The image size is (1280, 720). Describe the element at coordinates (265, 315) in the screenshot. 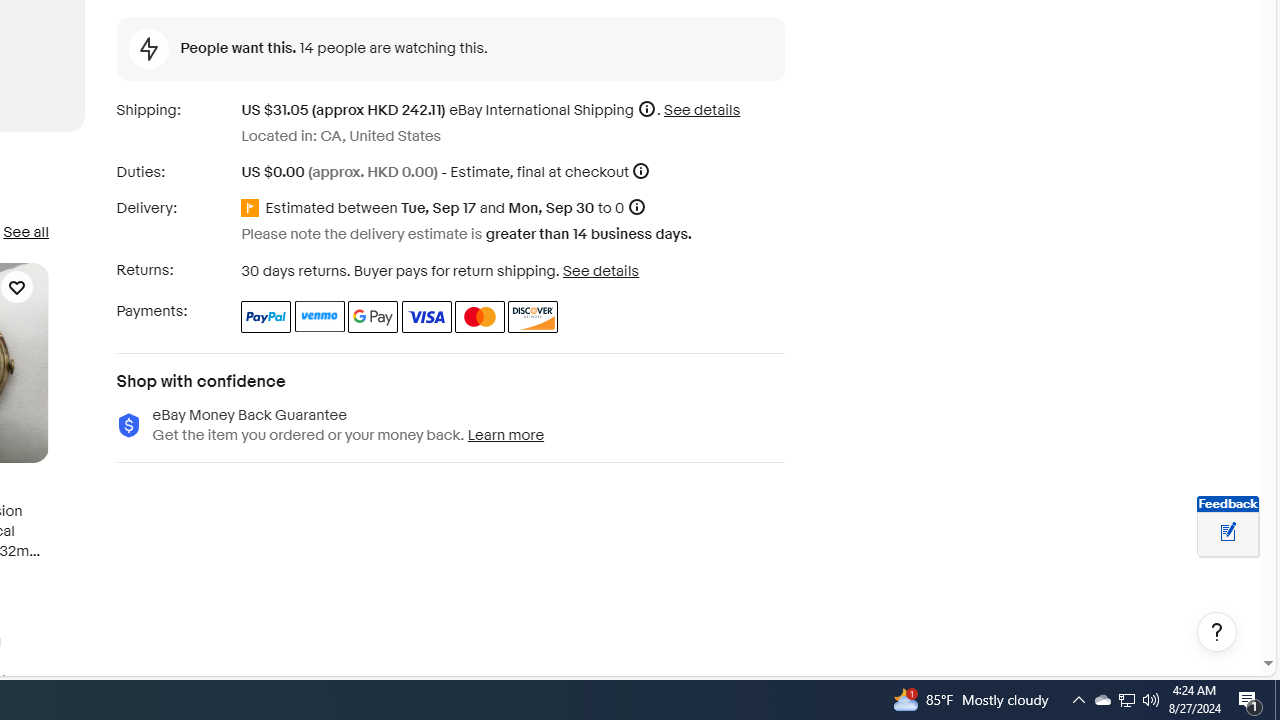

I see `'PayPal'` at that location.